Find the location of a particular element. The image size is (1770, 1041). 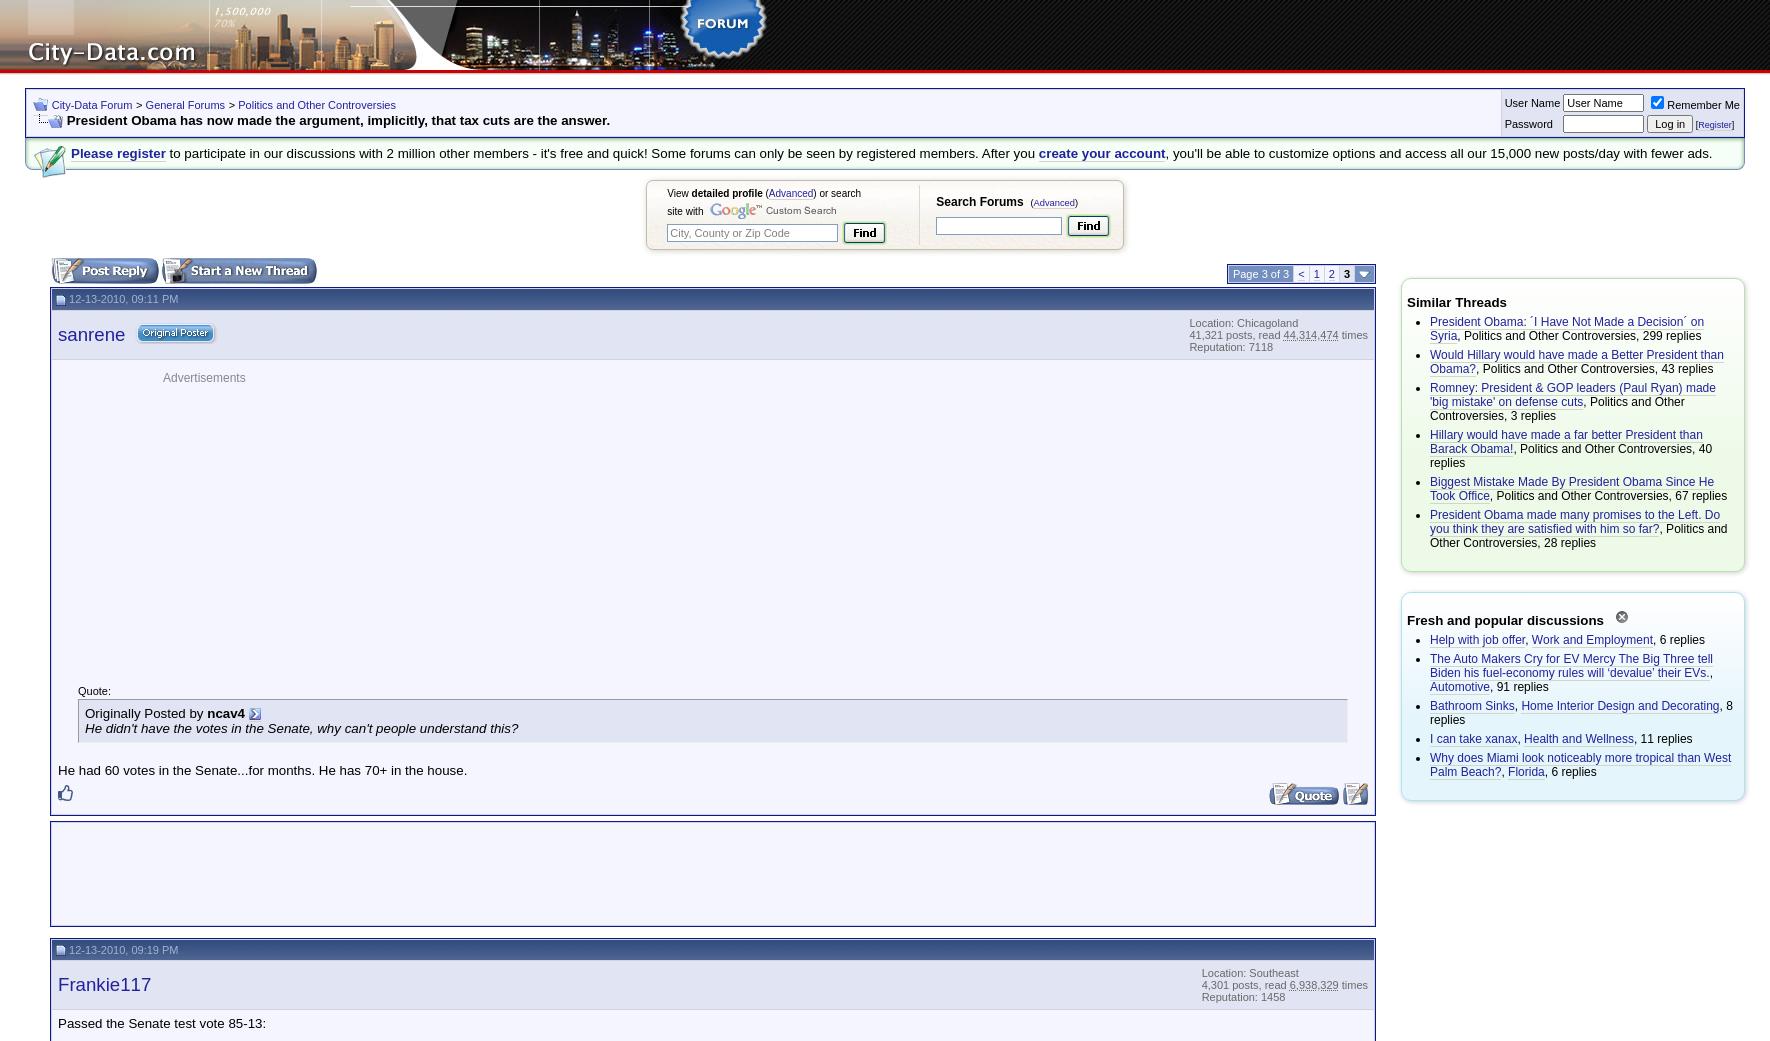

', 8 replies' is located at coordinates (1429, 711).